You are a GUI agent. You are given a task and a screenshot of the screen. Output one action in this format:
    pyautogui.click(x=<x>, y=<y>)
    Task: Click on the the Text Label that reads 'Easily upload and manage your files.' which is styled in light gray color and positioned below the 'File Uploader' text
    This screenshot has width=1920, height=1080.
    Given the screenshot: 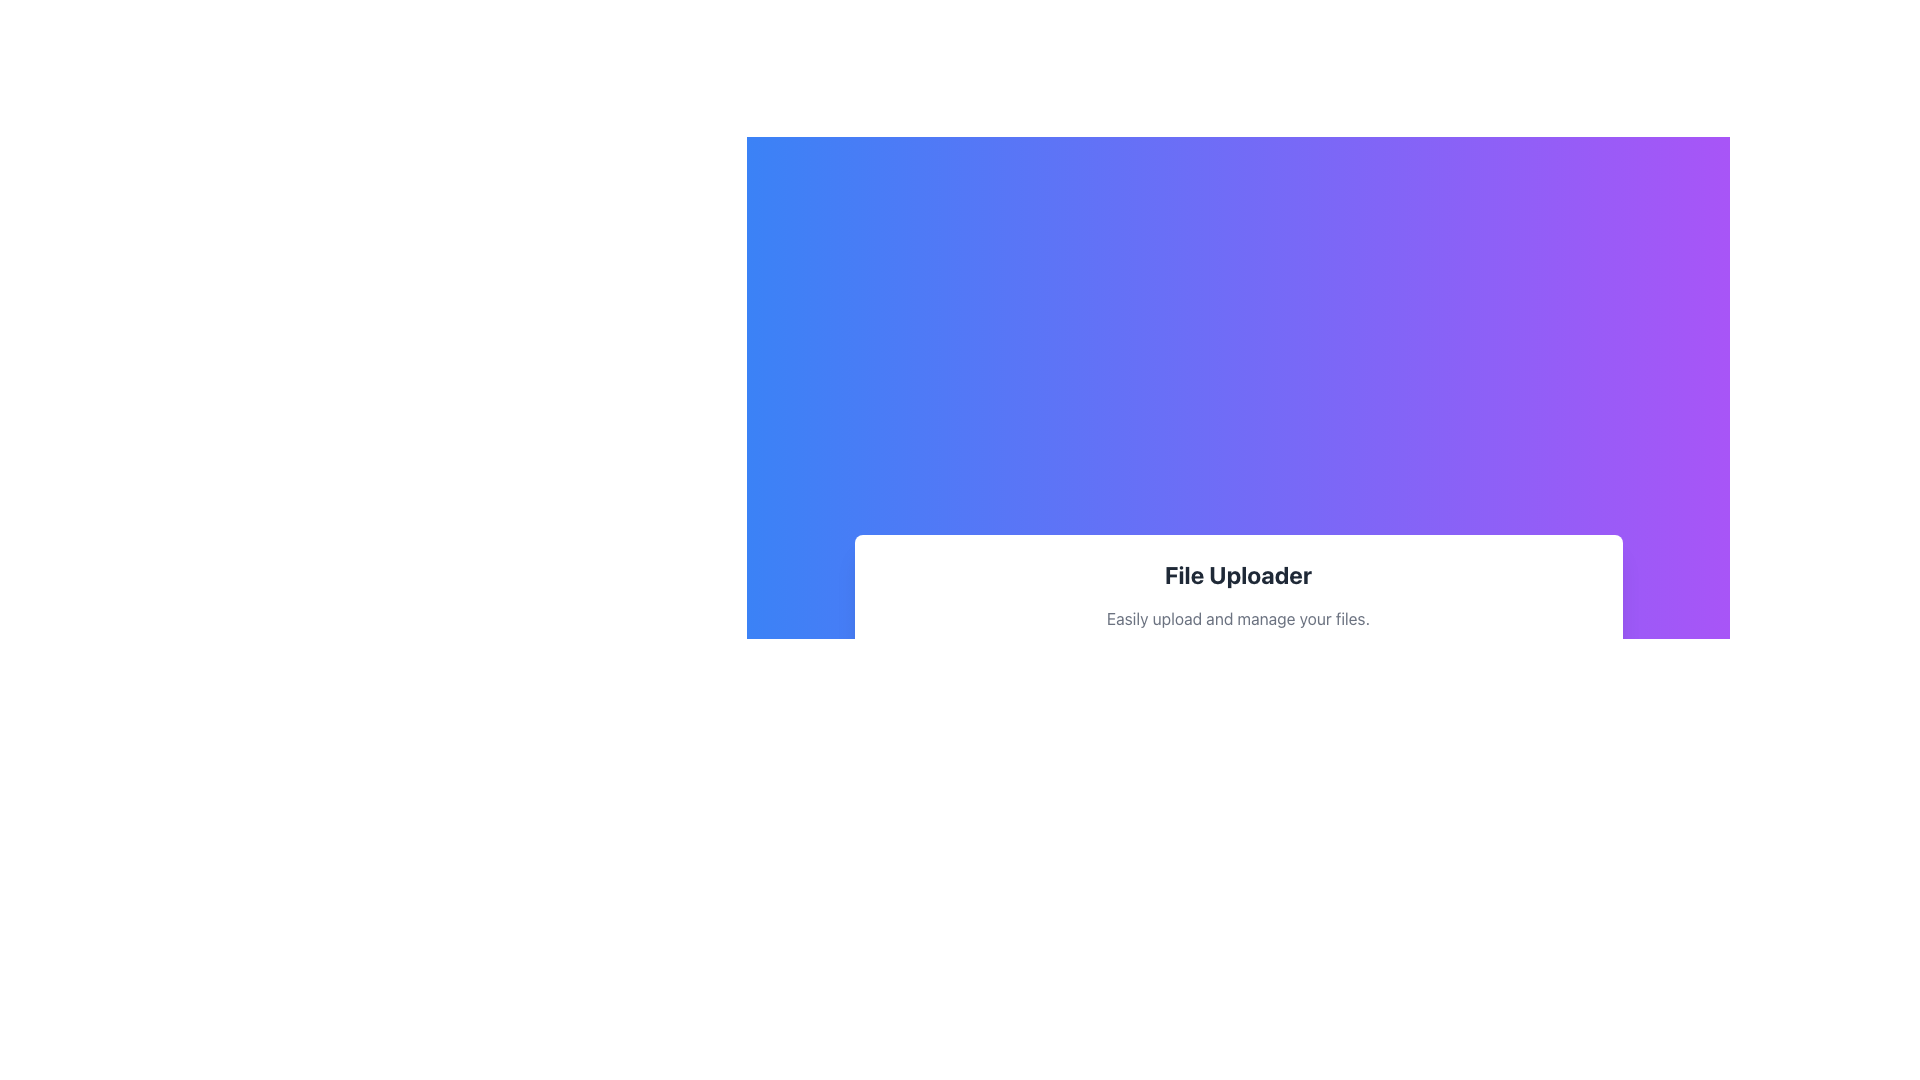 What is the action you would take?
    pyautogui.click(x=1237, y=617)
    